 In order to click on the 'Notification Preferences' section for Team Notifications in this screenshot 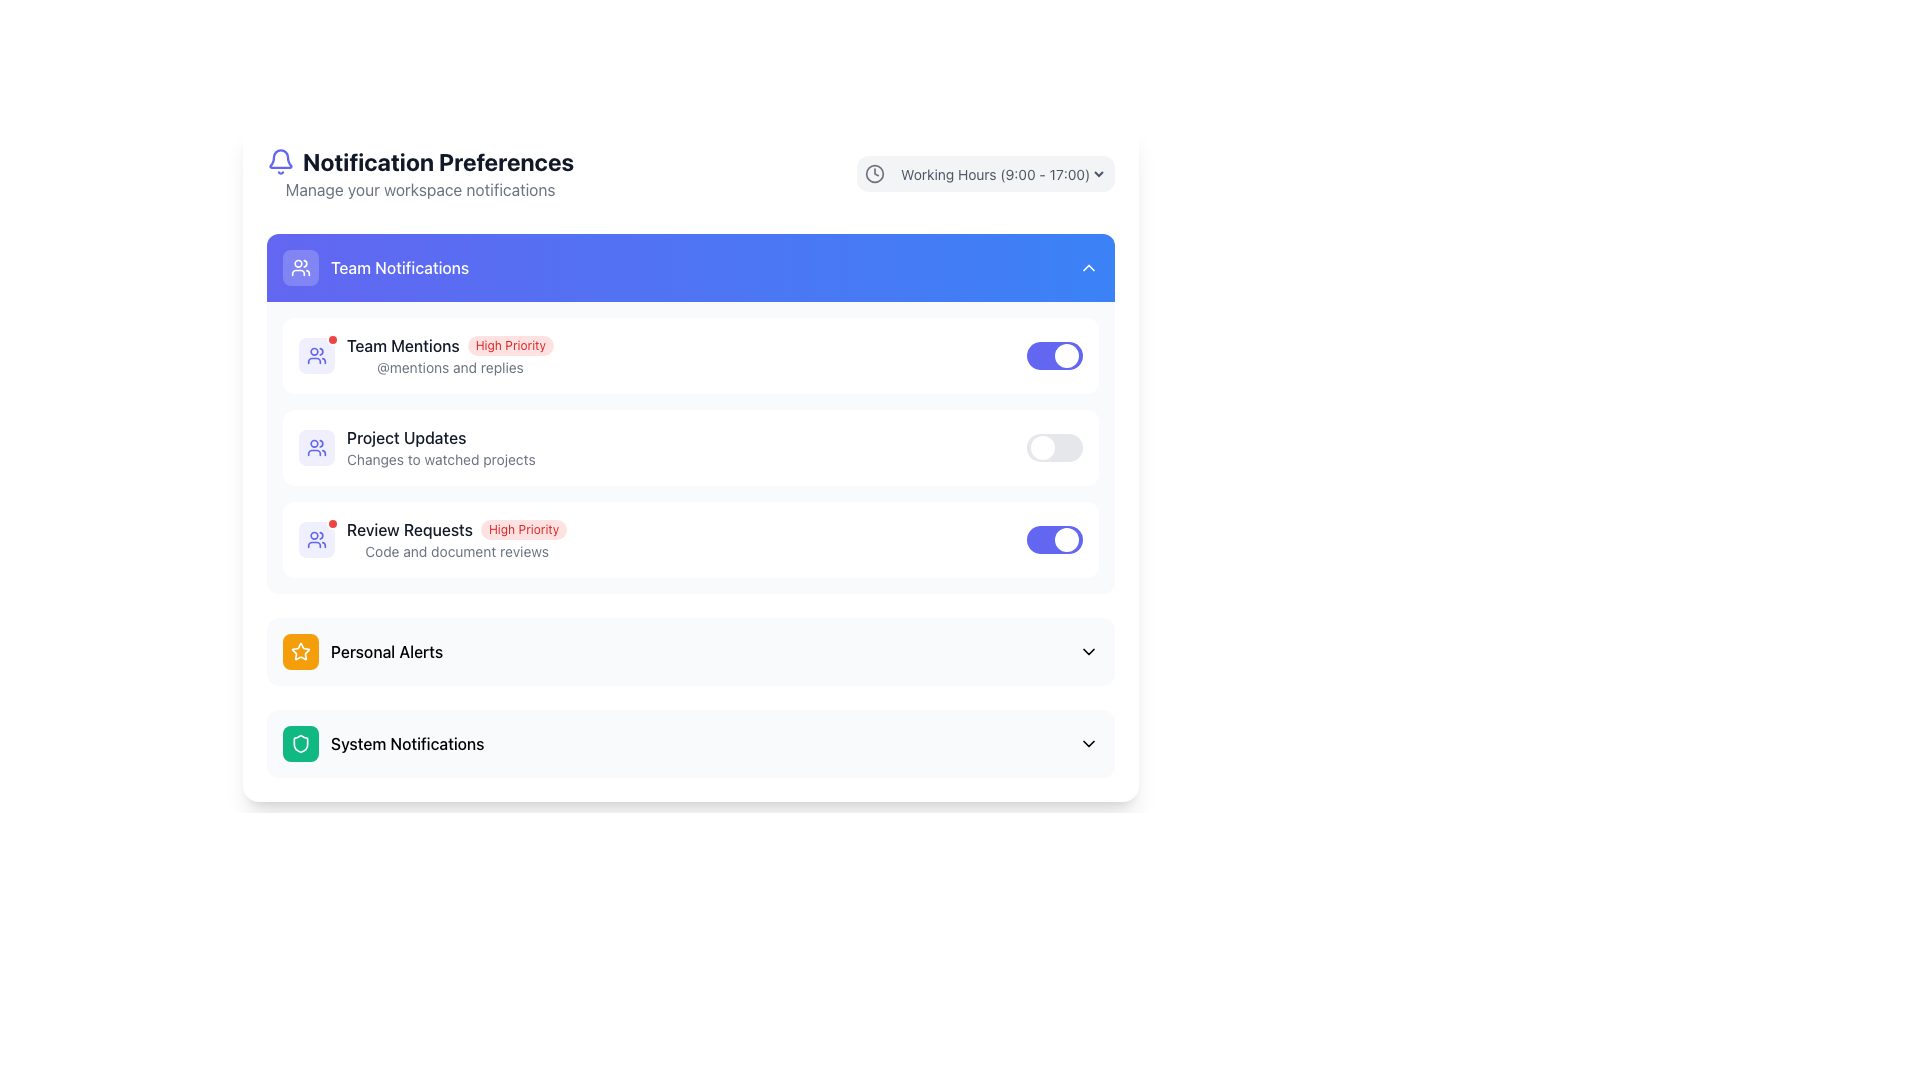, I will do `click(691, 412)`.